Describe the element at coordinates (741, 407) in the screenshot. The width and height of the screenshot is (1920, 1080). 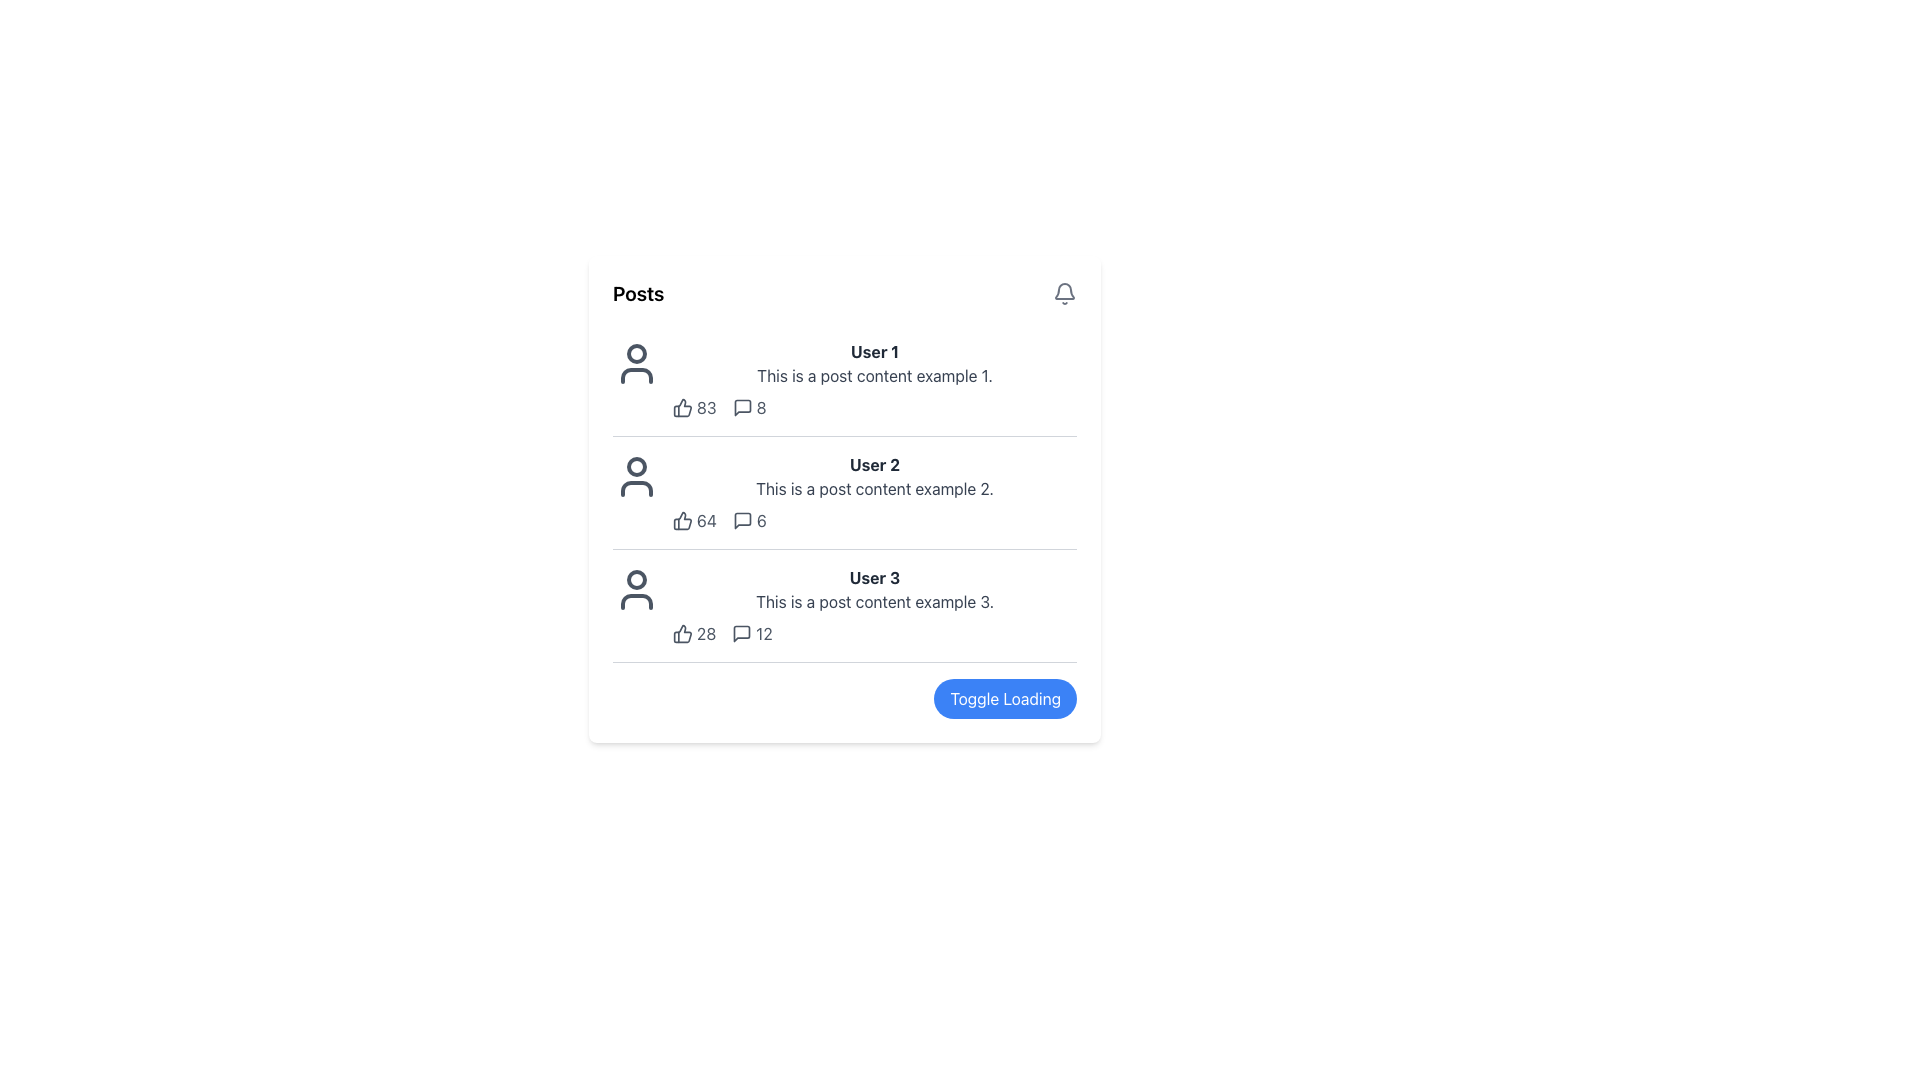
I see `the speech bubble icon that has a rounded square outline and is located beside the text '8' under the first user's post in the list` at that location.